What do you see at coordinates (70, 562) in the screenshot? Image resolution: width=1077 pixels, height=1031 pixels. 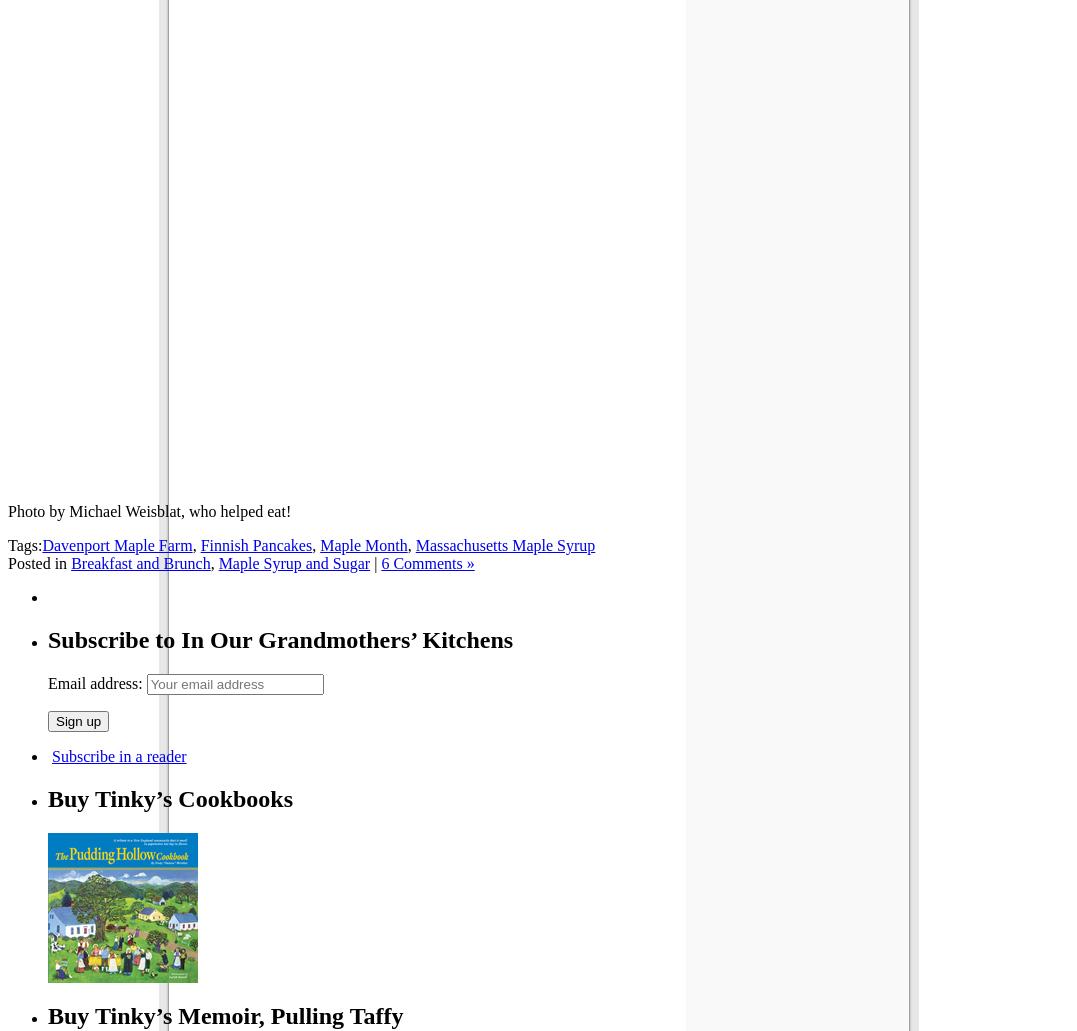 I see `'Breakfast and Brunch'` at bounding box center [70, 562].